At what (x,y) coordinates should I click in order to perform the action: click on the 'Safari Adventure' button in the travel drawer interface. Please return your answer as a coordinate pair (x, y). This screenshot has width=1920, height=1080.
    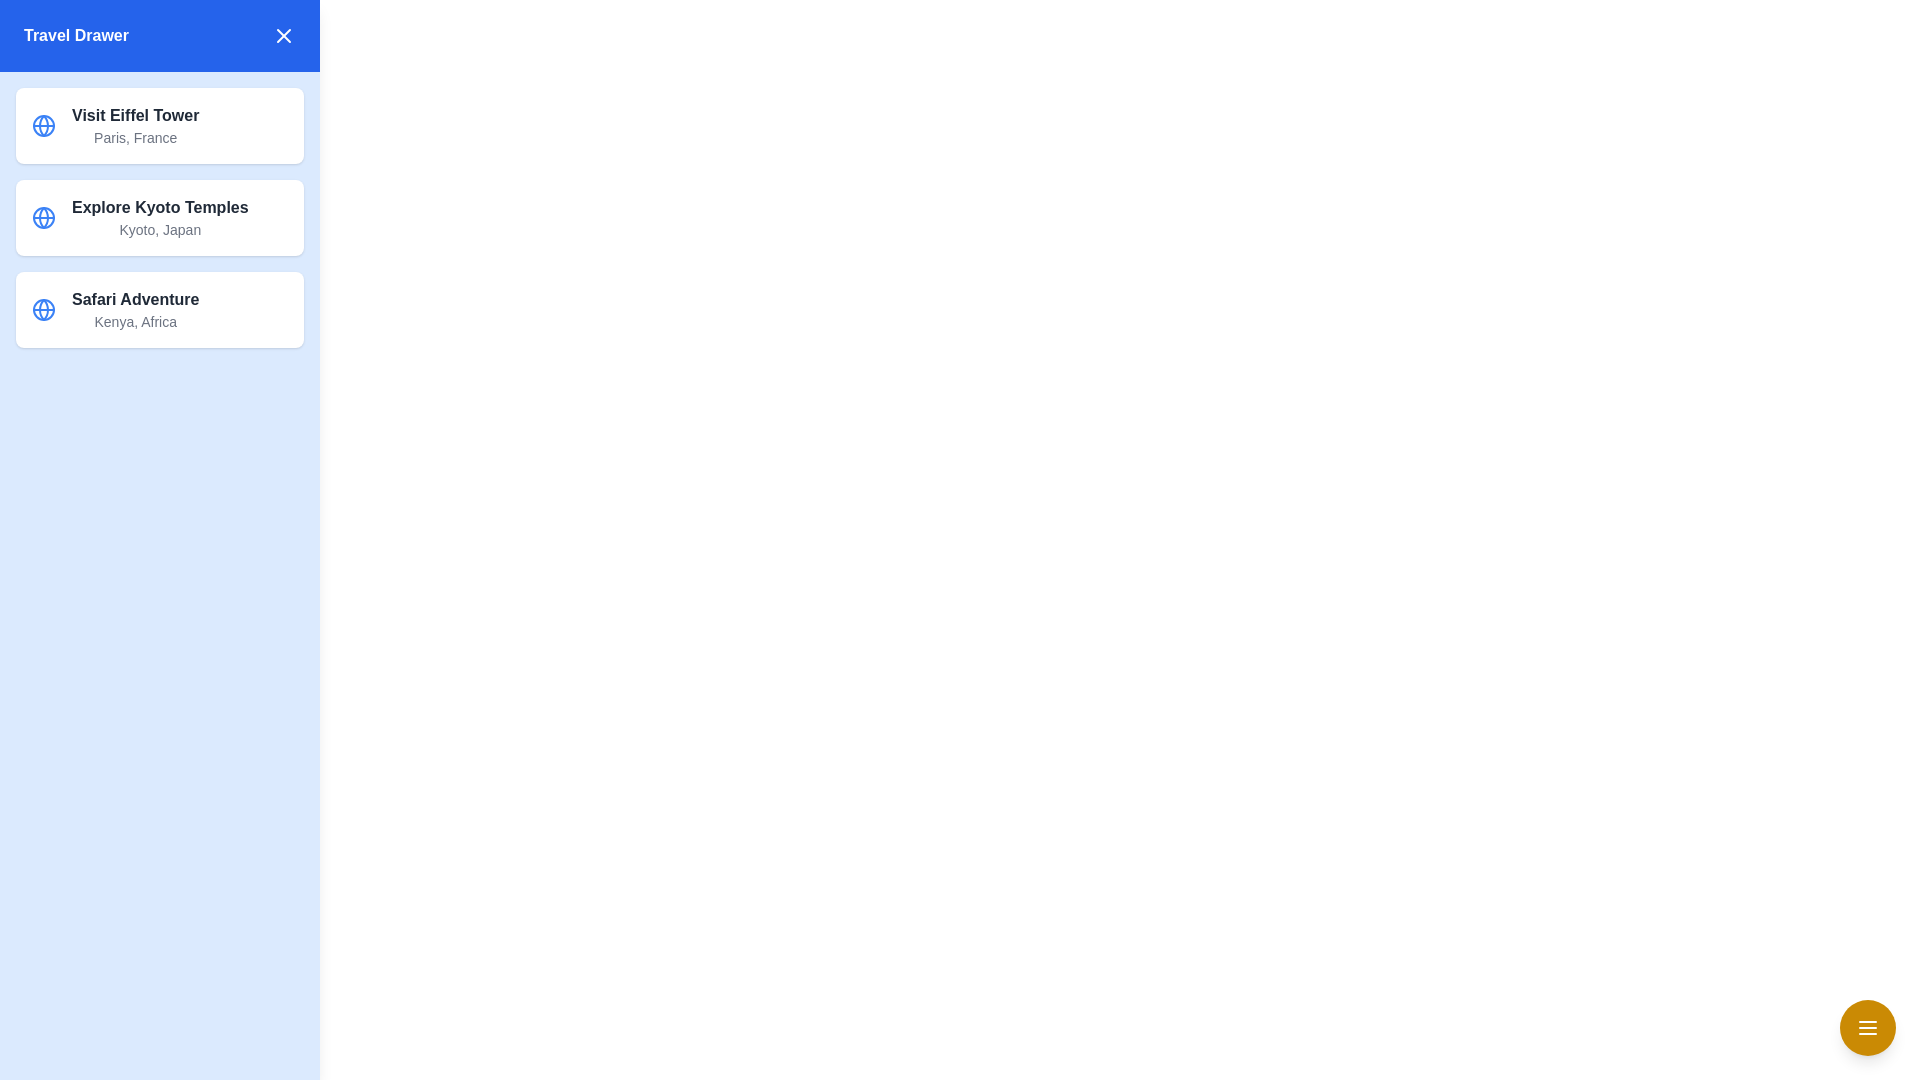
    Looking at the image, I should click on (158, 309).